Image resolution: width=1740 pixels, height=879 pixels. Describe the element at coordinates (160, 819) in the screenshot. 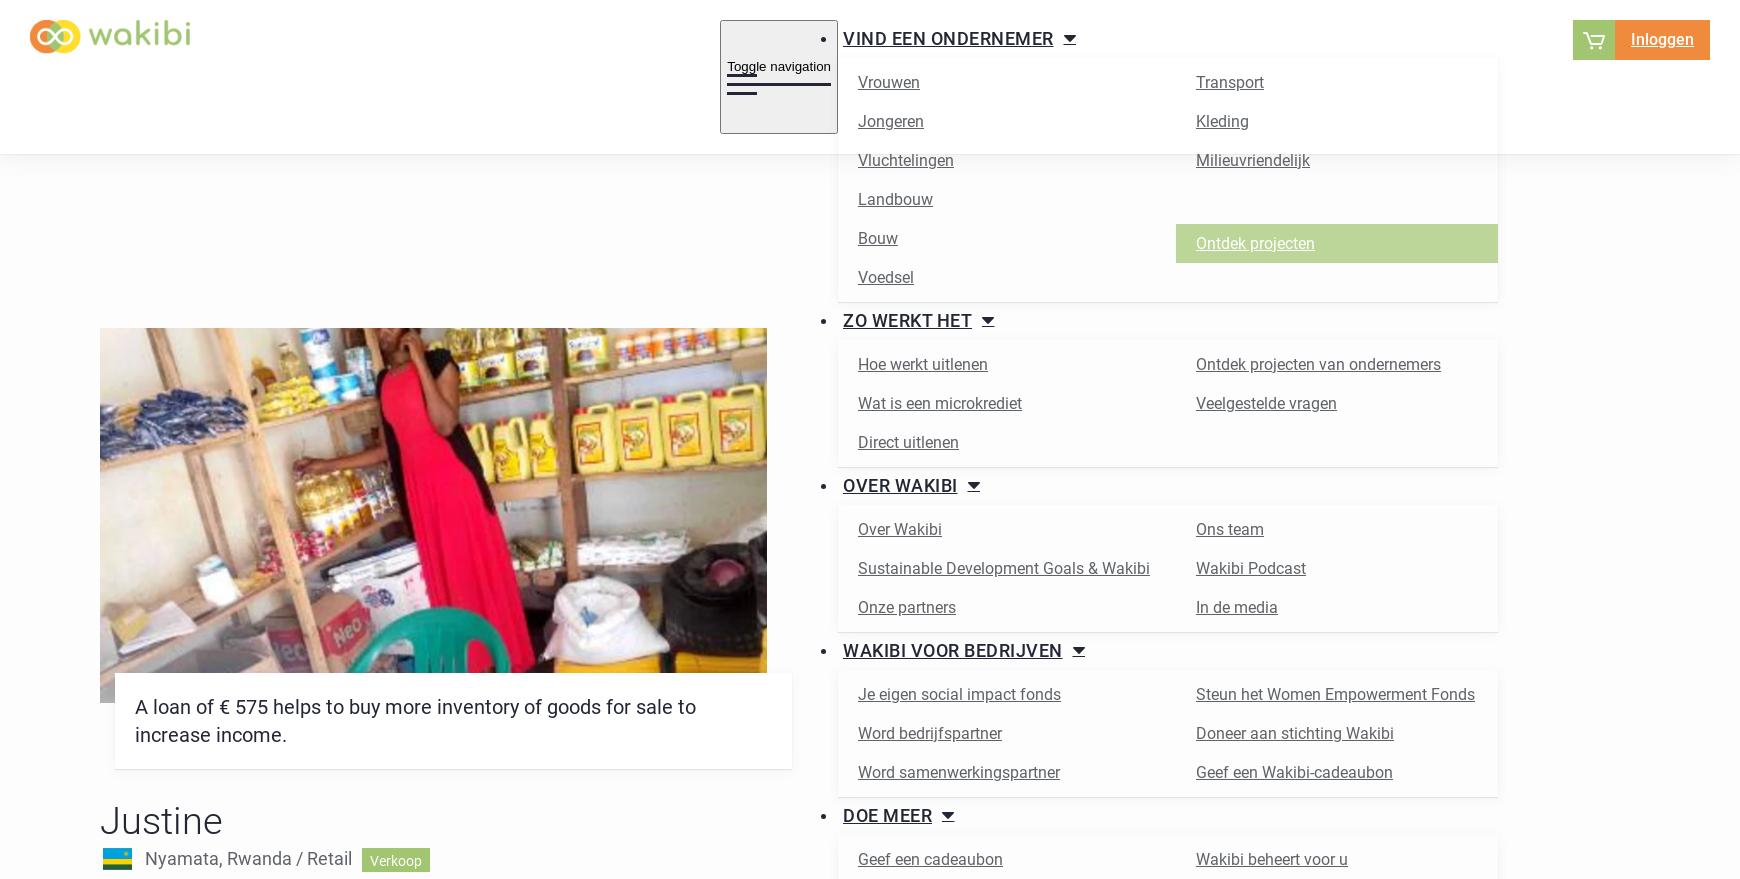

I see `'Justine'` at that location.